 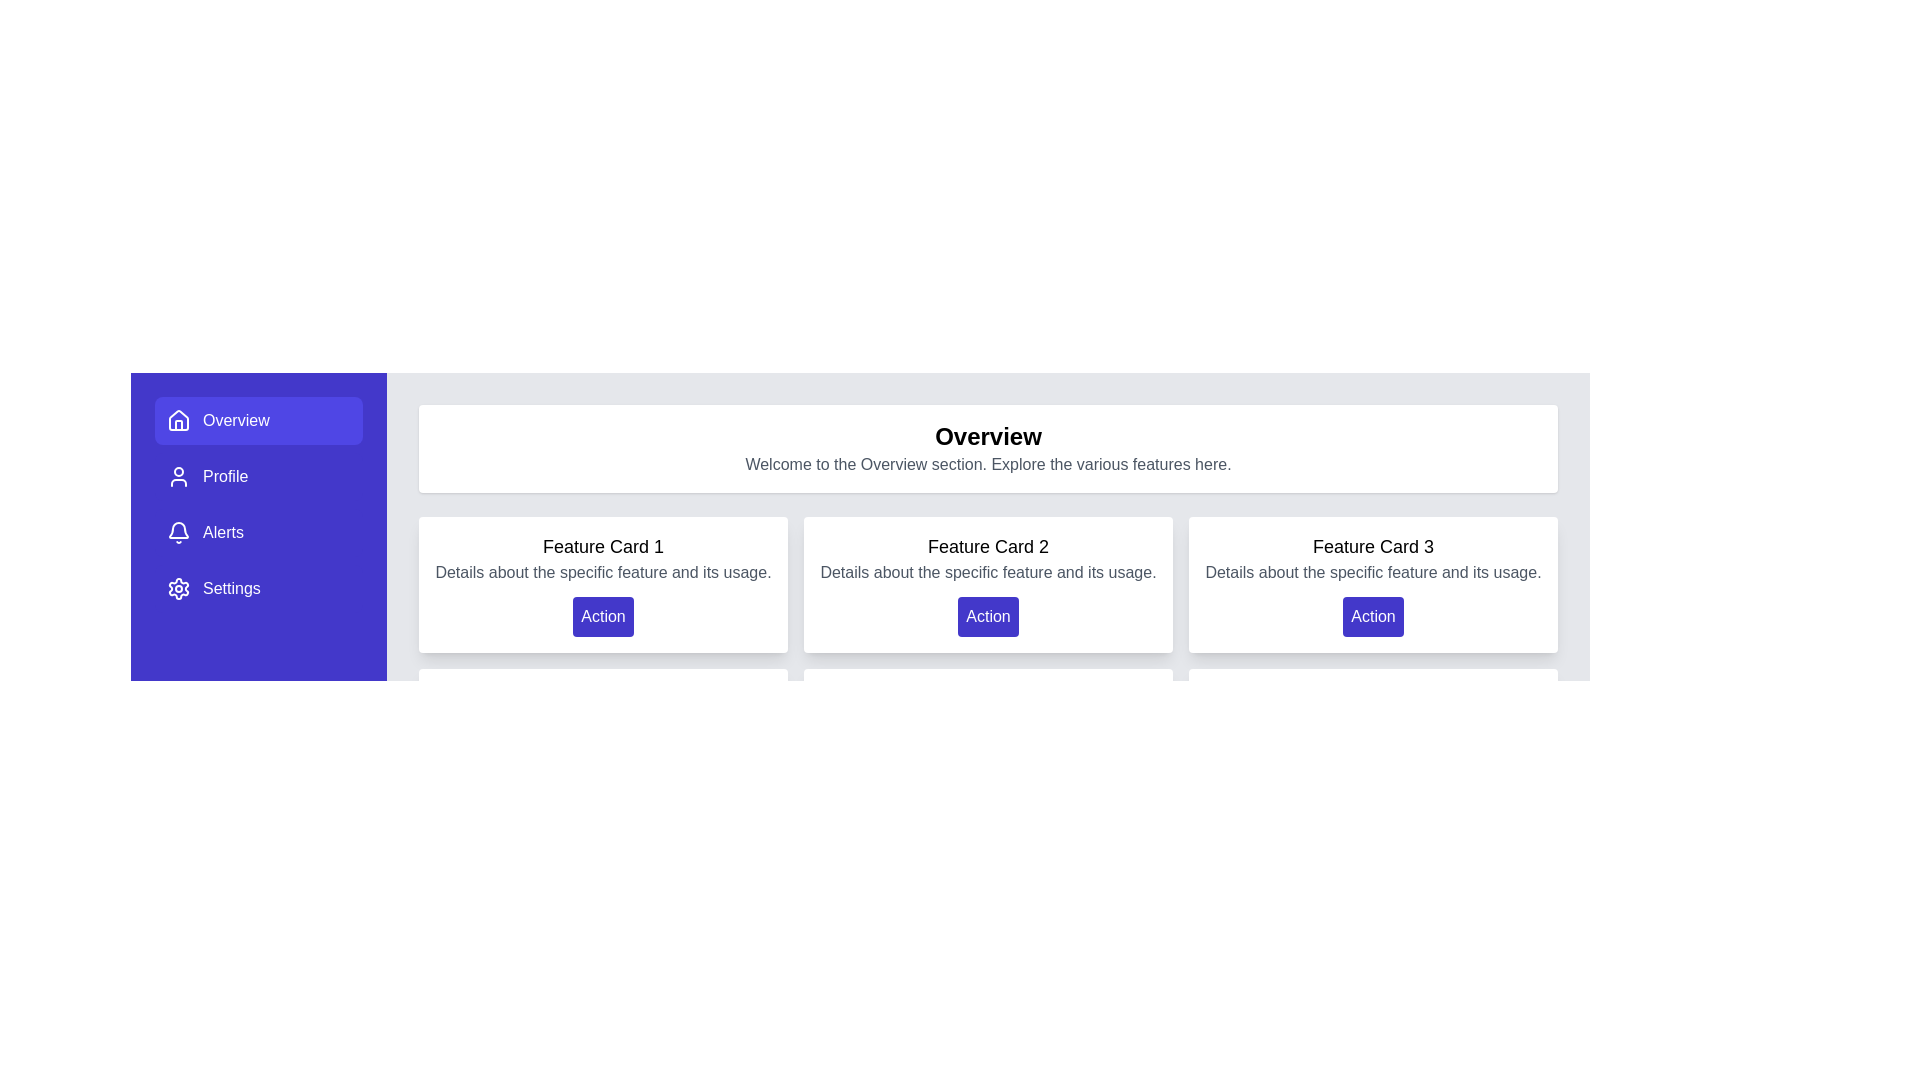 What do you see at coordinates (988, 465) in the screenshot?
I see `the descriptive text label located directly below the 'Overview' heading in the upper section of the central interface` at bounding box center [988, 465].